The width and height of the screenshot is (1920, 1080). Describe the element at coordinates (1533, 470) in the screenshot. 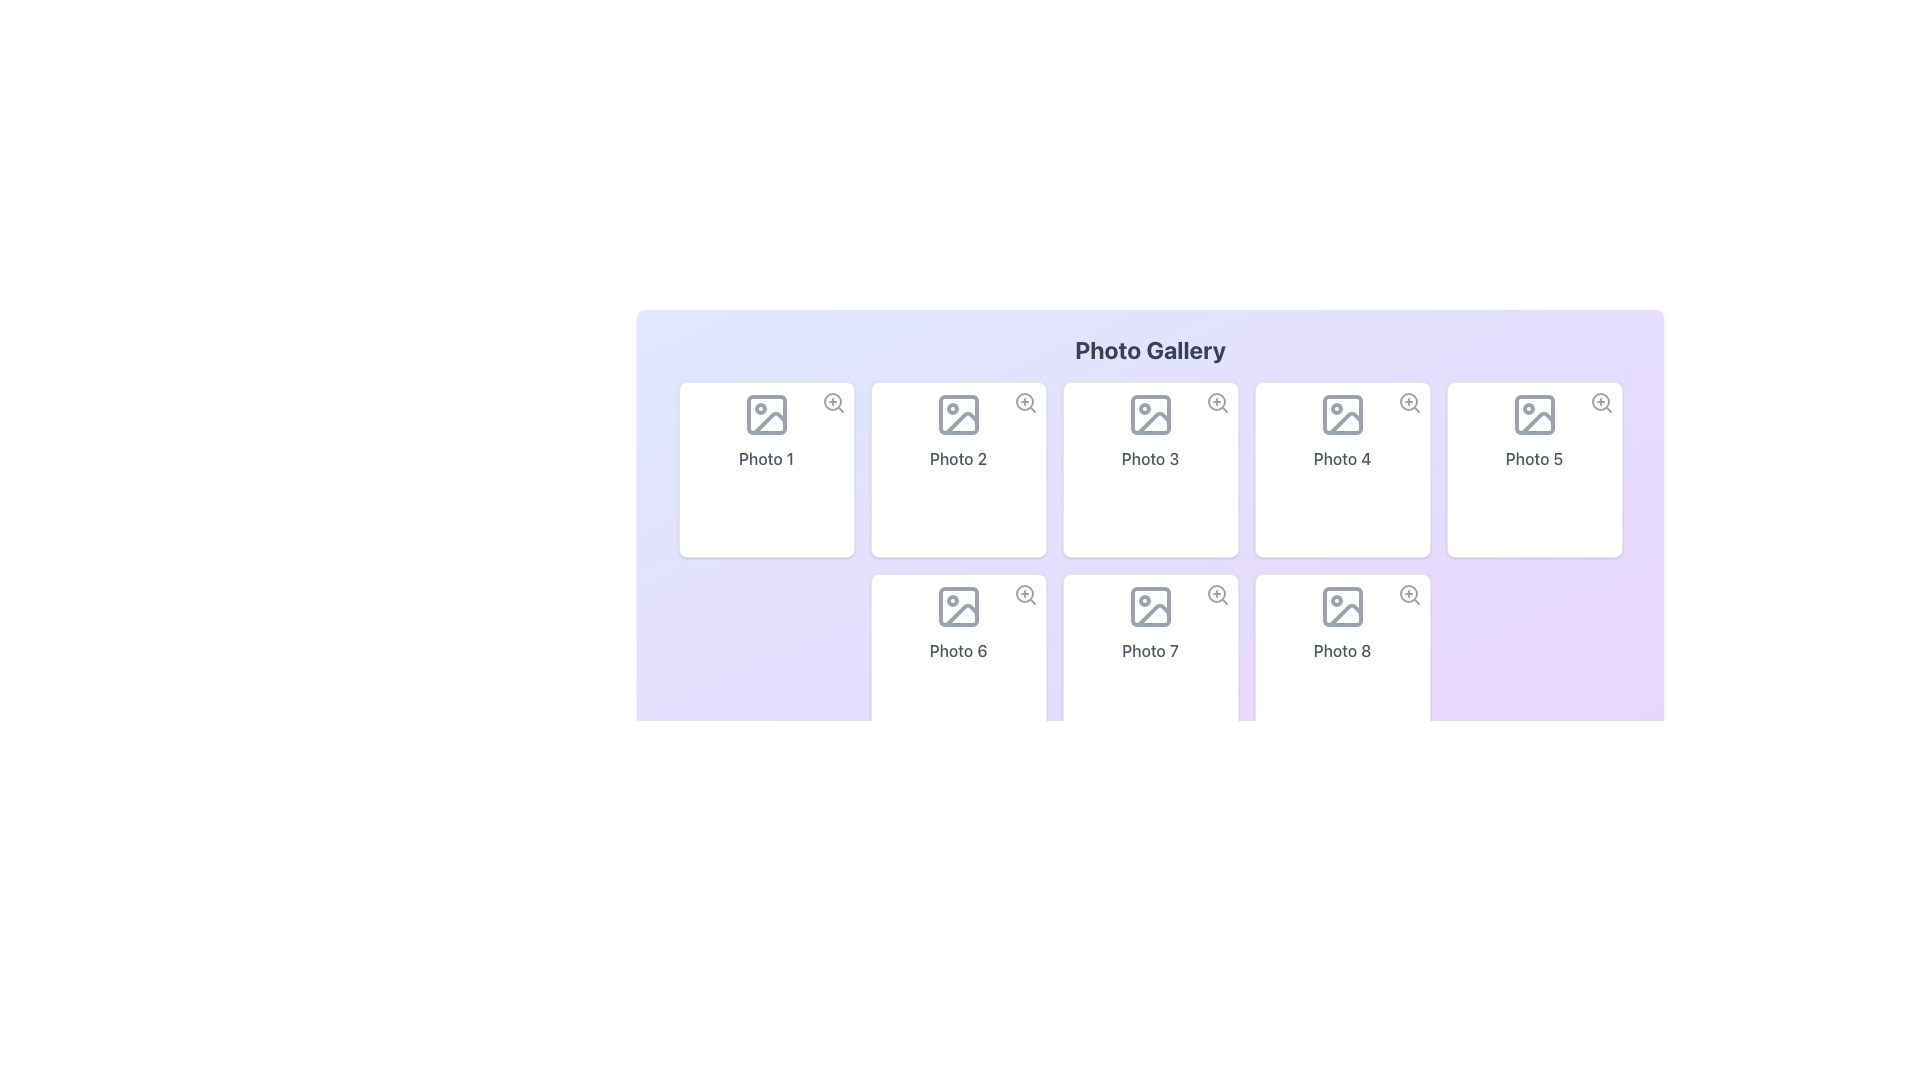

I see `the interactive card element labeled 'Photo 5' located in the top-right position of the first row in the 'Photo Gallery' grid` at that location.